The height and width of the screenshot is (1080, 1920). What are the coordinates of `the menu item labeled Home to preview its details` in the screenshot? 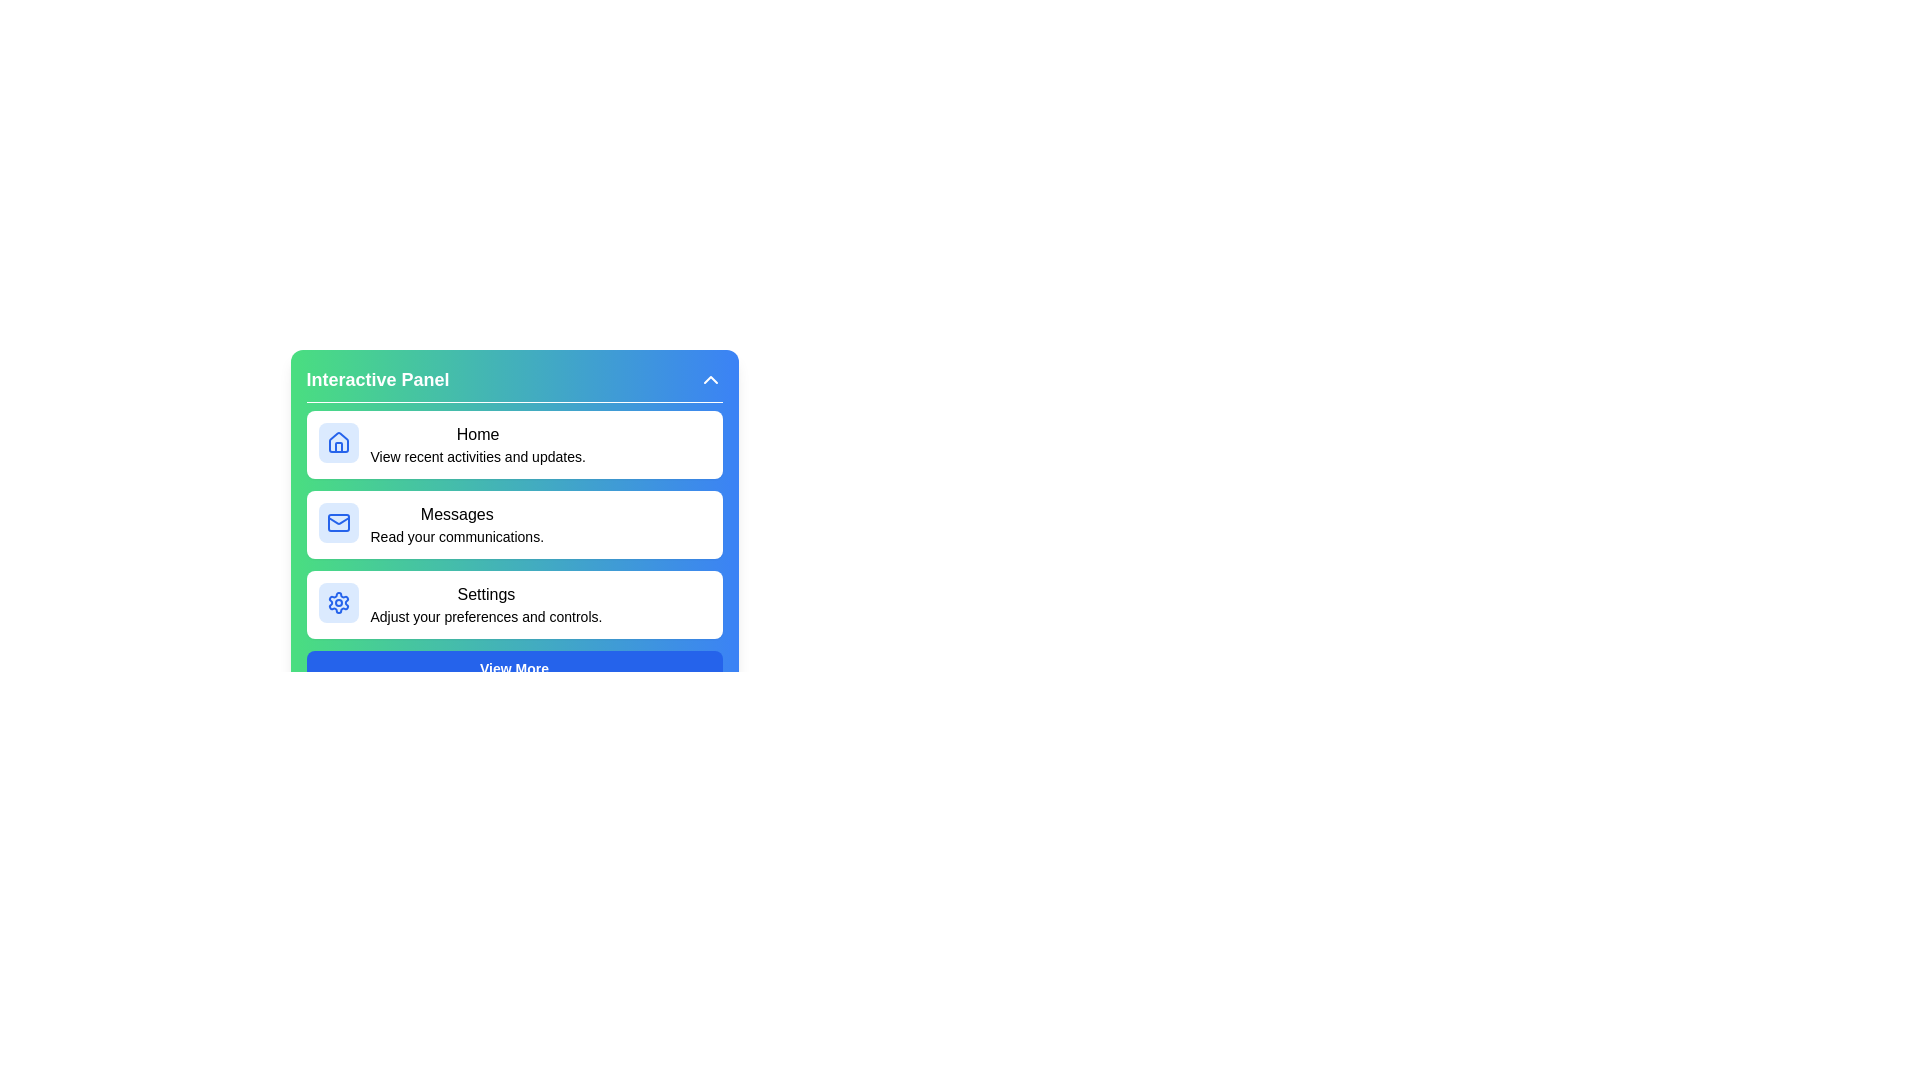 It's located at (514, 443).